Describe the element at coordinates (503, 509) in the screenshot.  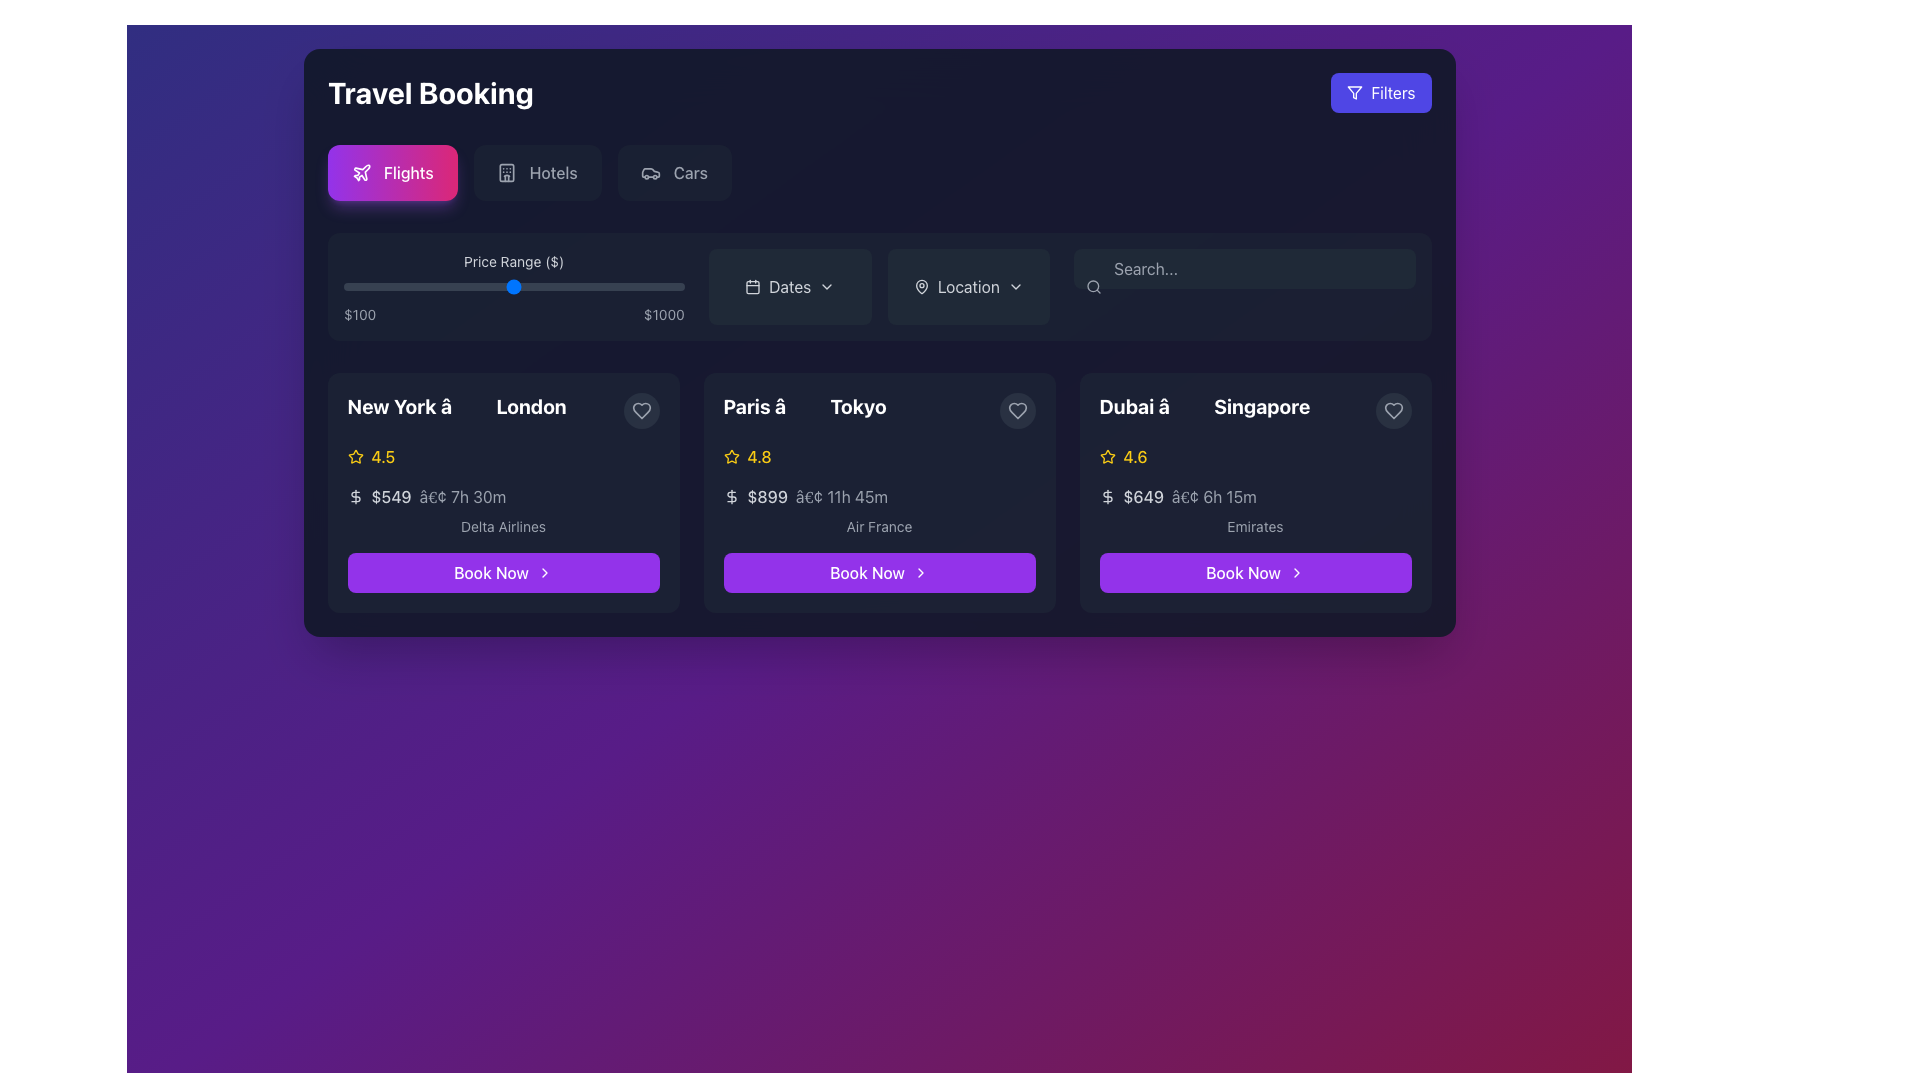
I see `the Text Display Area that provides details about the cost, duration, and airline for the flight itinerary from 'New York → London', located below the rating and price information and above the 'Book Now' button` at that location.